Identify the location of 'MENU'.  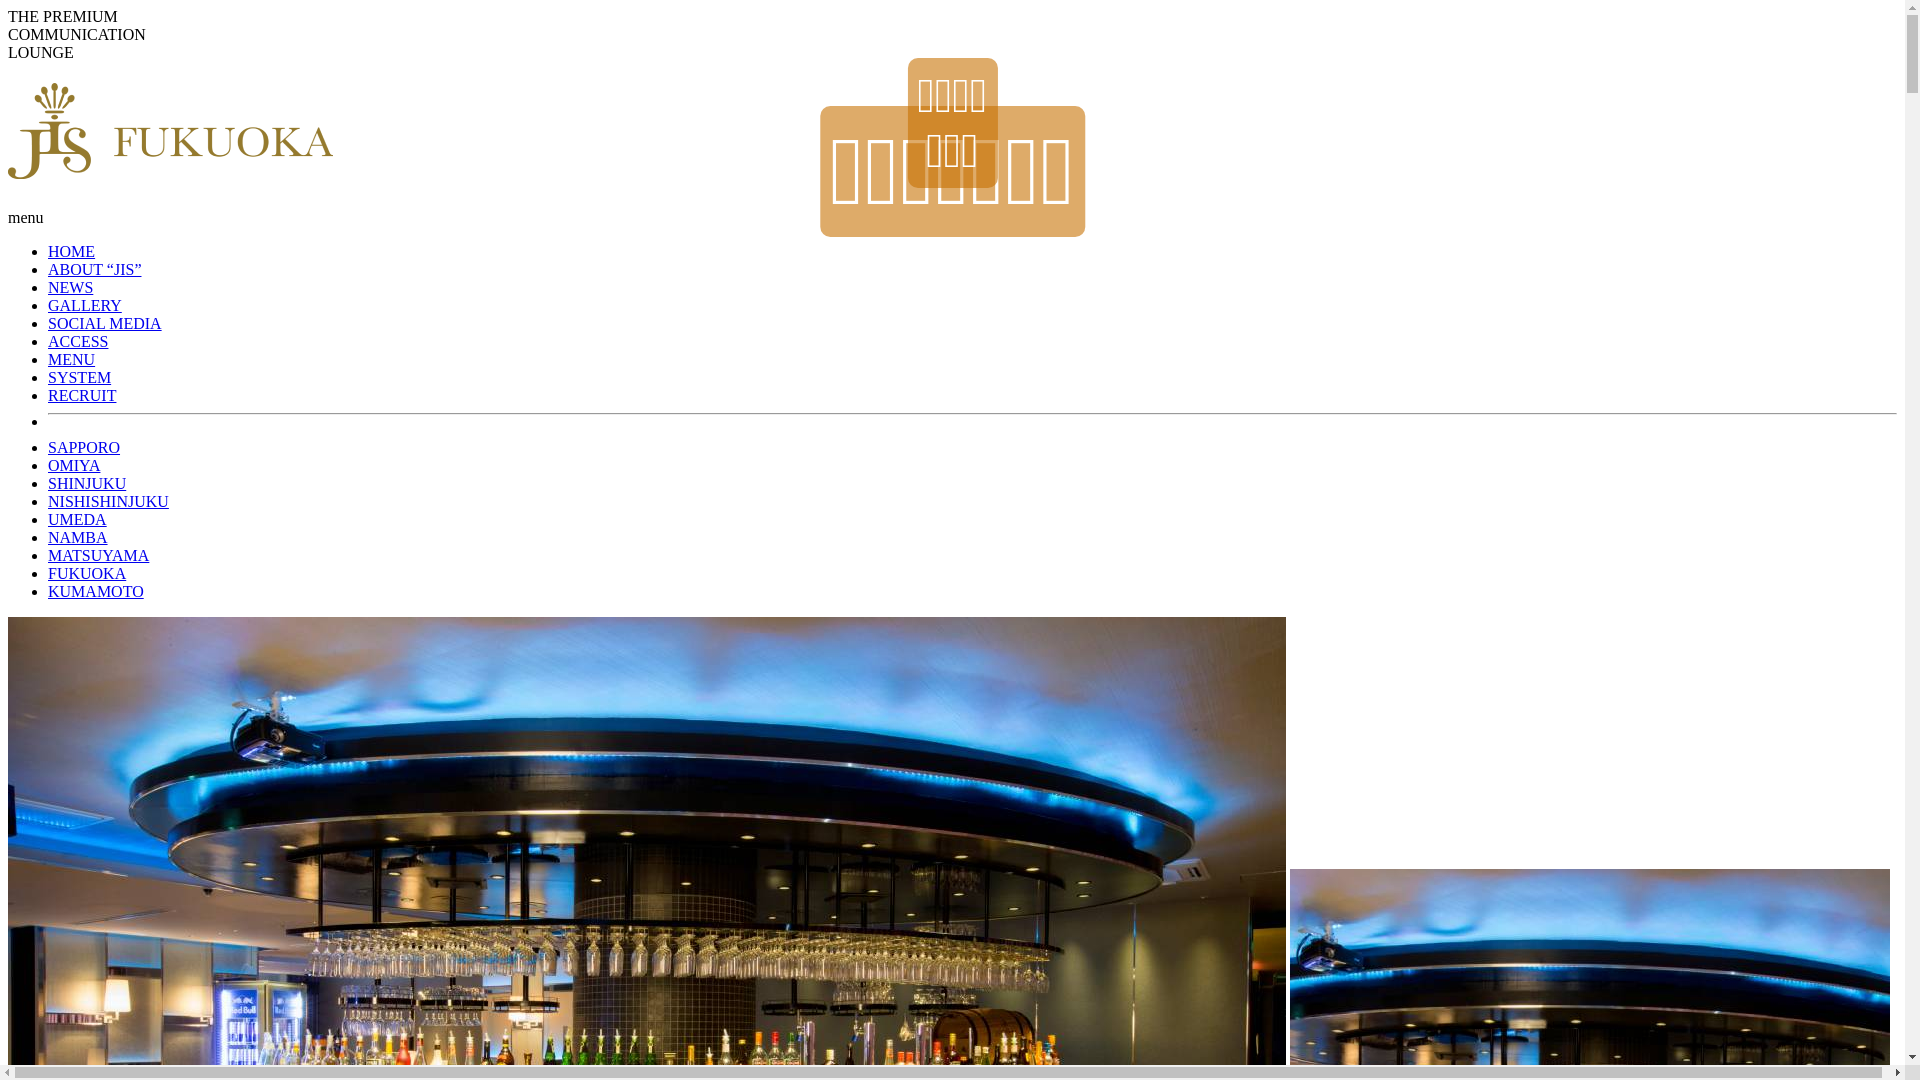
(48, 358).